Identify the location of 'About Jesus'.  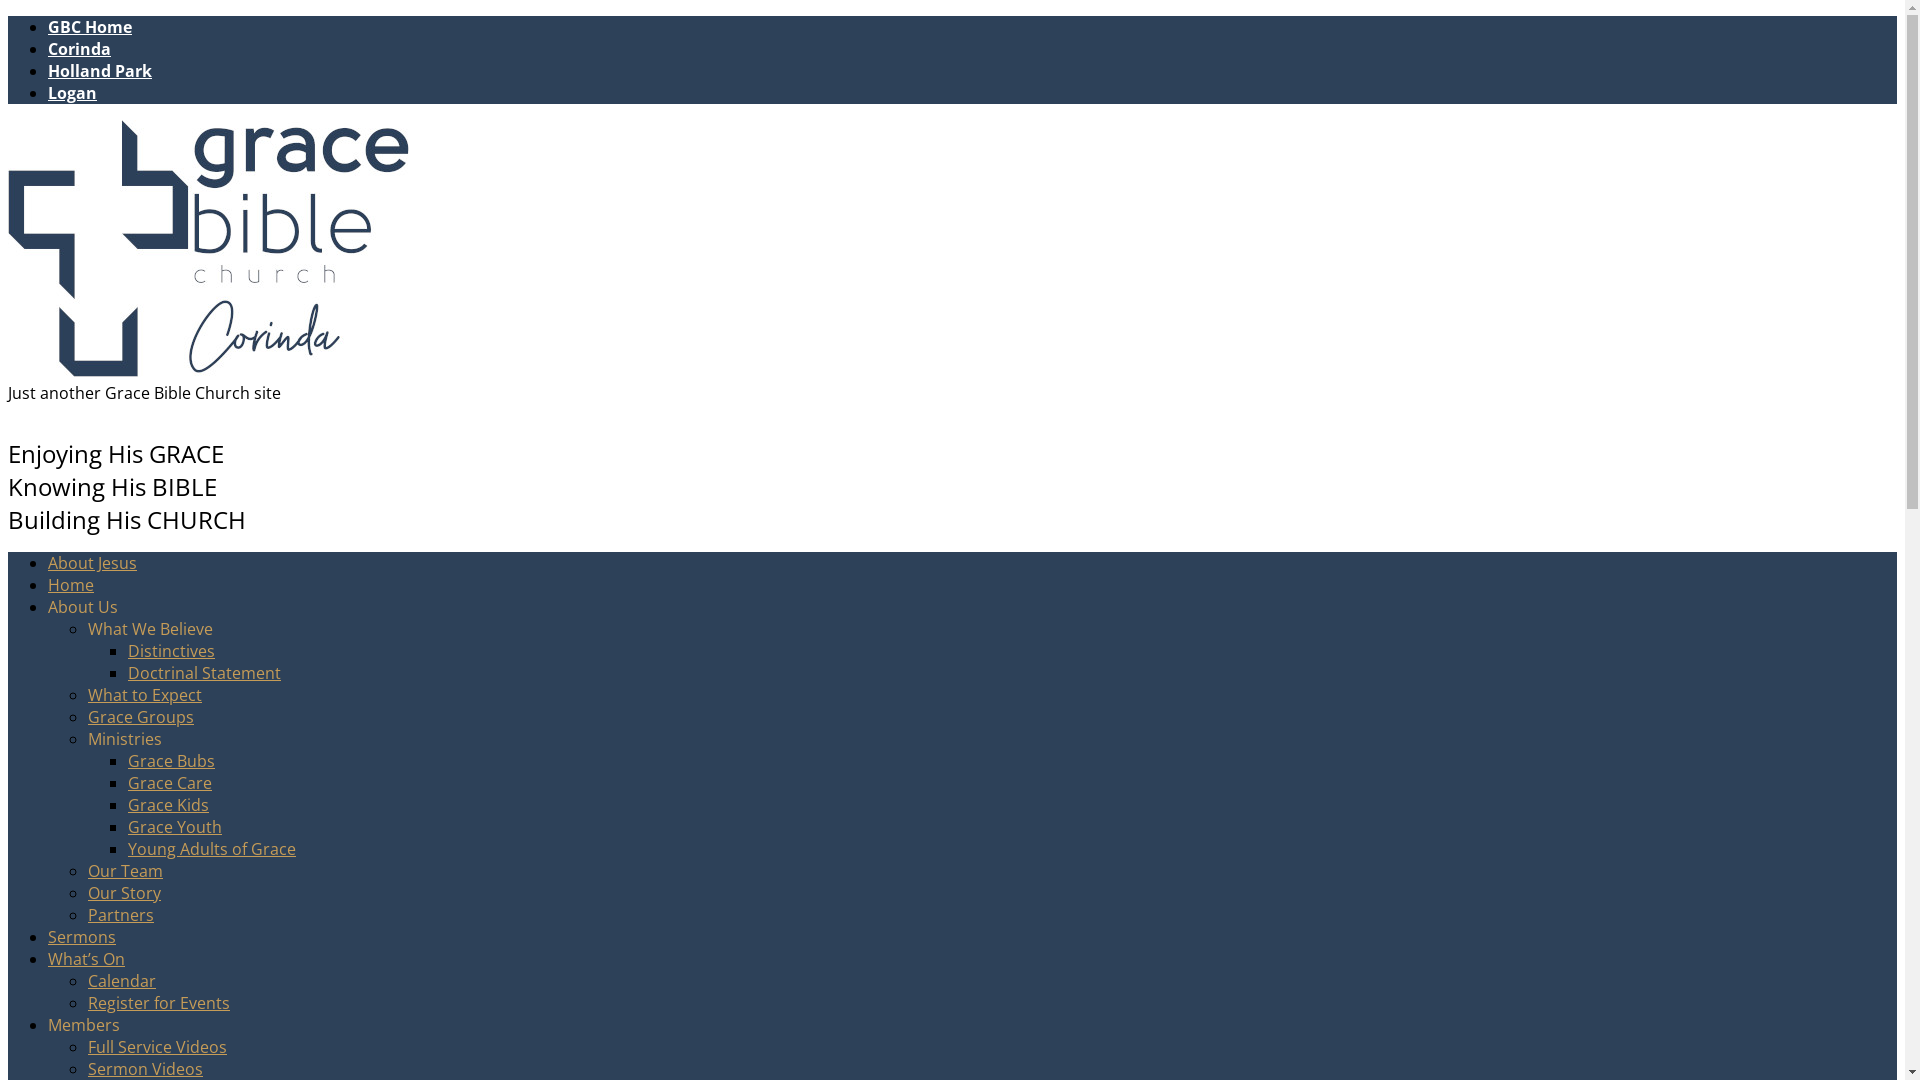
(91, 563).